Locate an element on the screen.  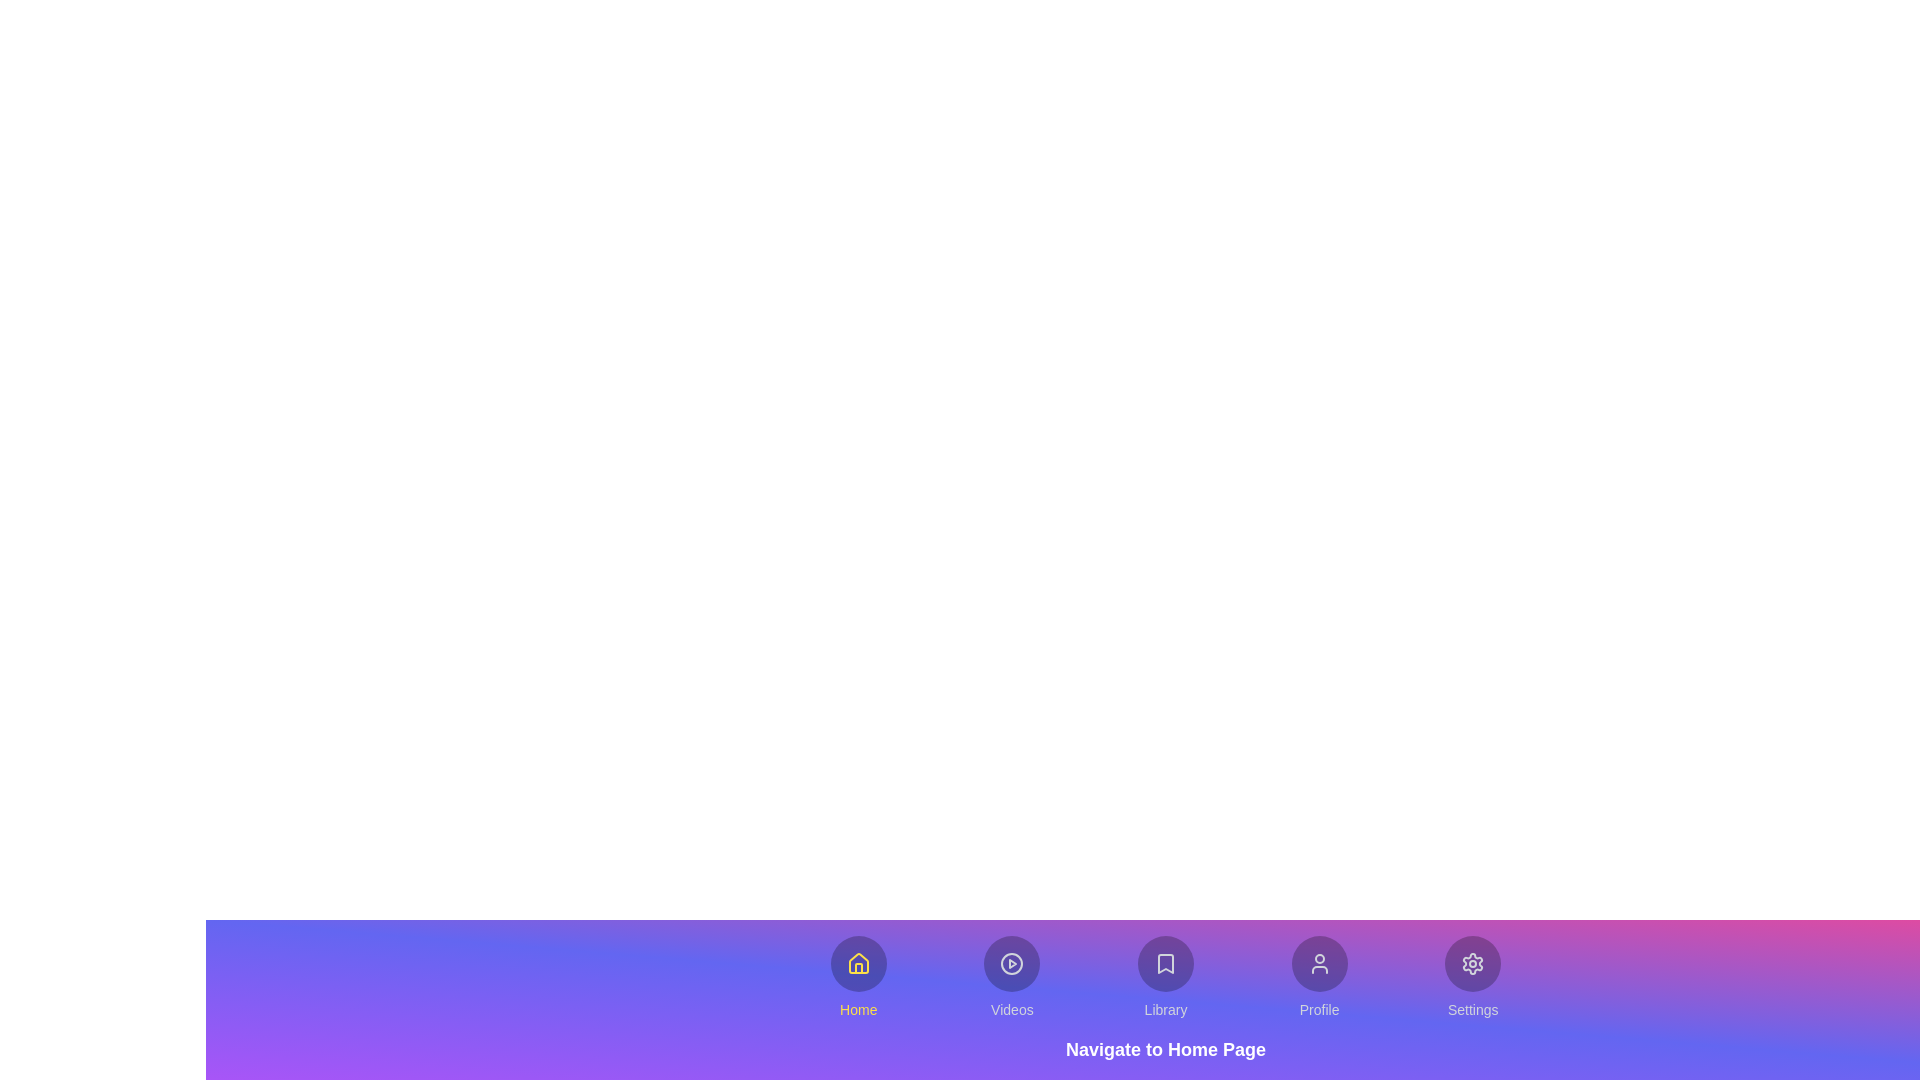
the tab labeled Profile in the navigation bar is located at coordinates (1319, 977).